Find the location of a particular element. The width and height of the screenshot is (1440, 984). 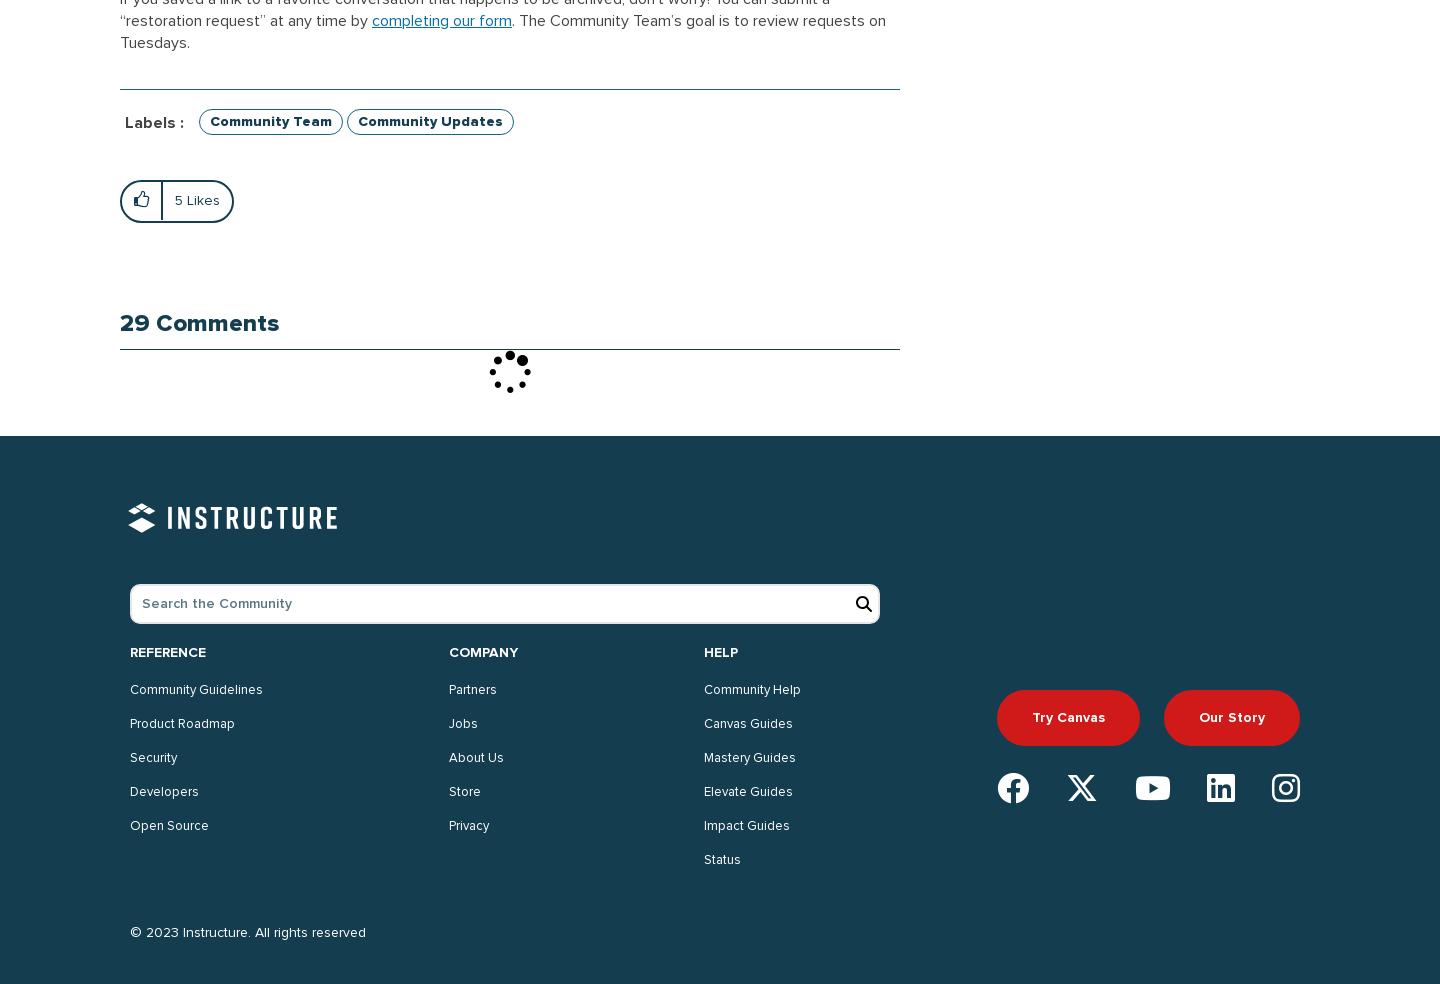

'Open Source' is located at coordinates (168, 825).